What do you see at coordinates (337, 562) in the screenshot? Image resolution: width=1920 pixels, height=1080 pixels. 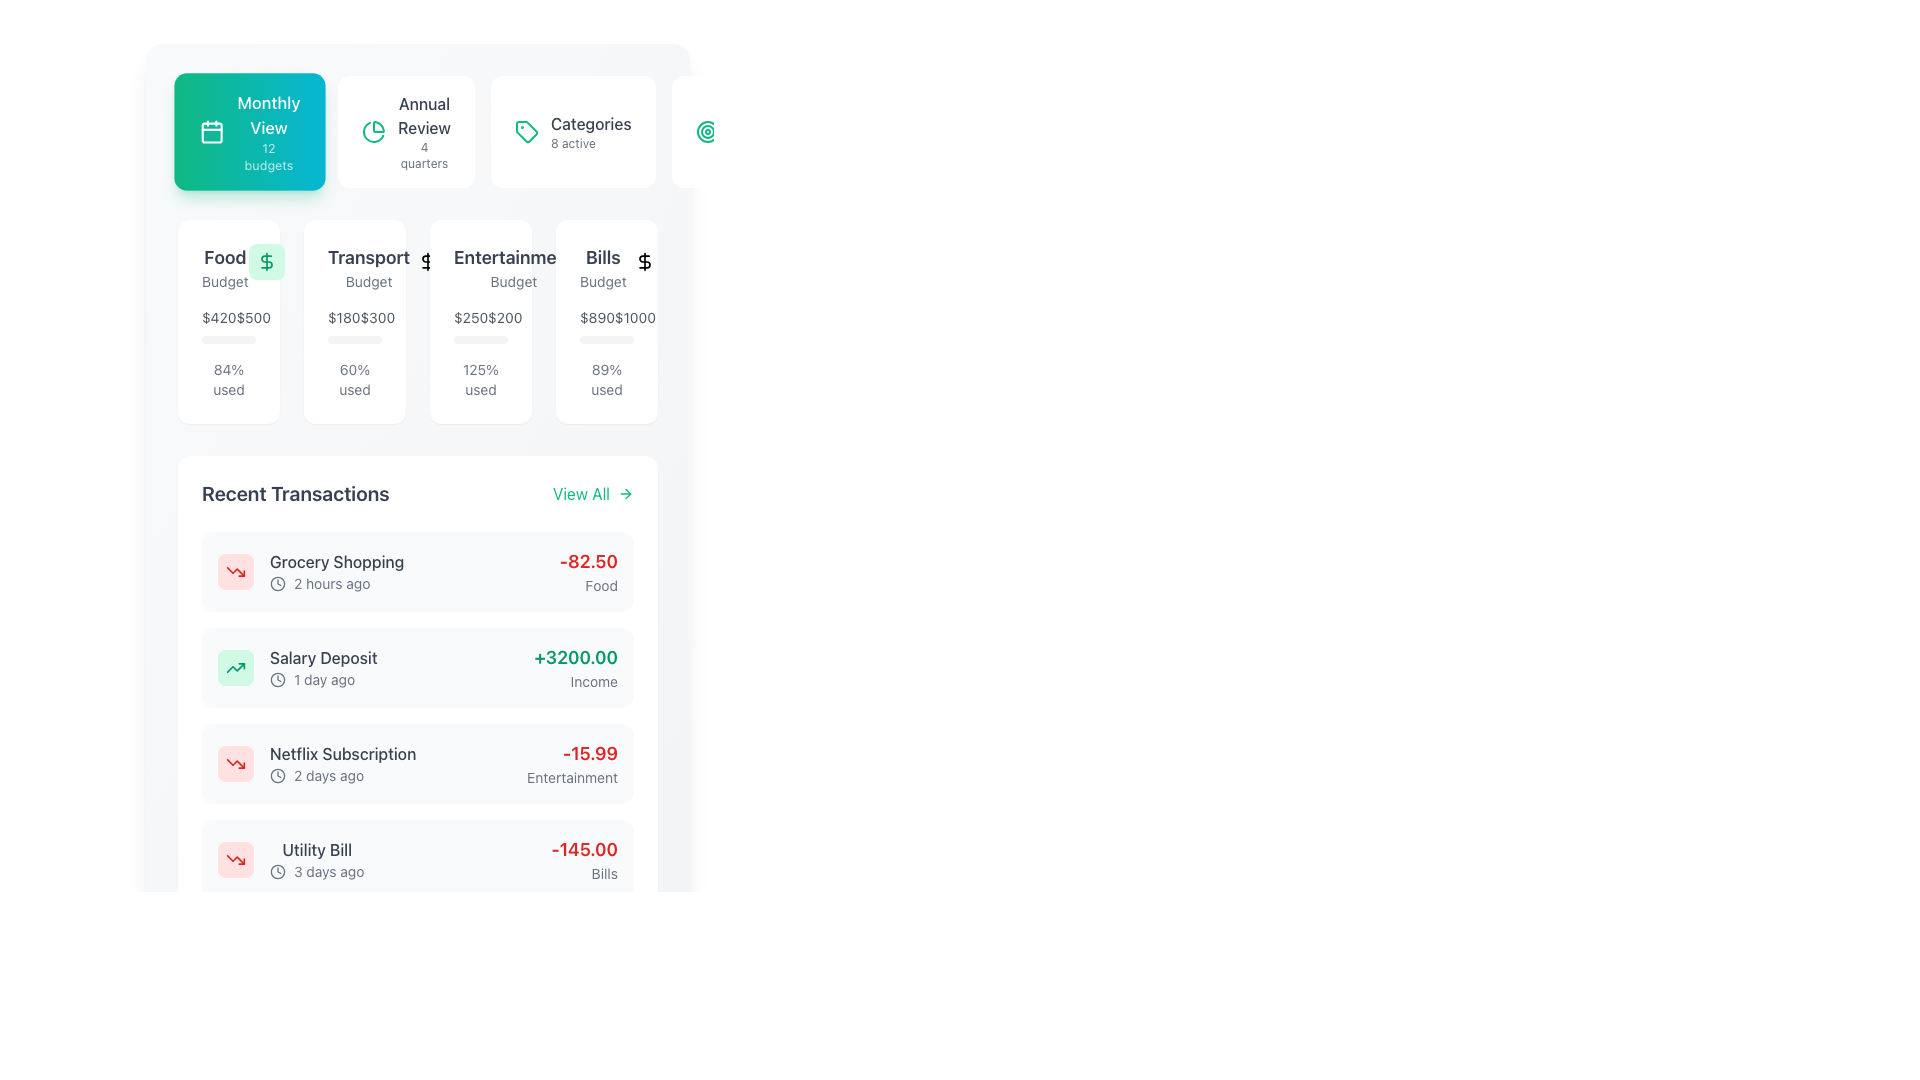 I see `Text label that describes the nature of the expense or activity in the recent transactions list, located above the '2 hours ago' label` at bounding box center [337, 562].